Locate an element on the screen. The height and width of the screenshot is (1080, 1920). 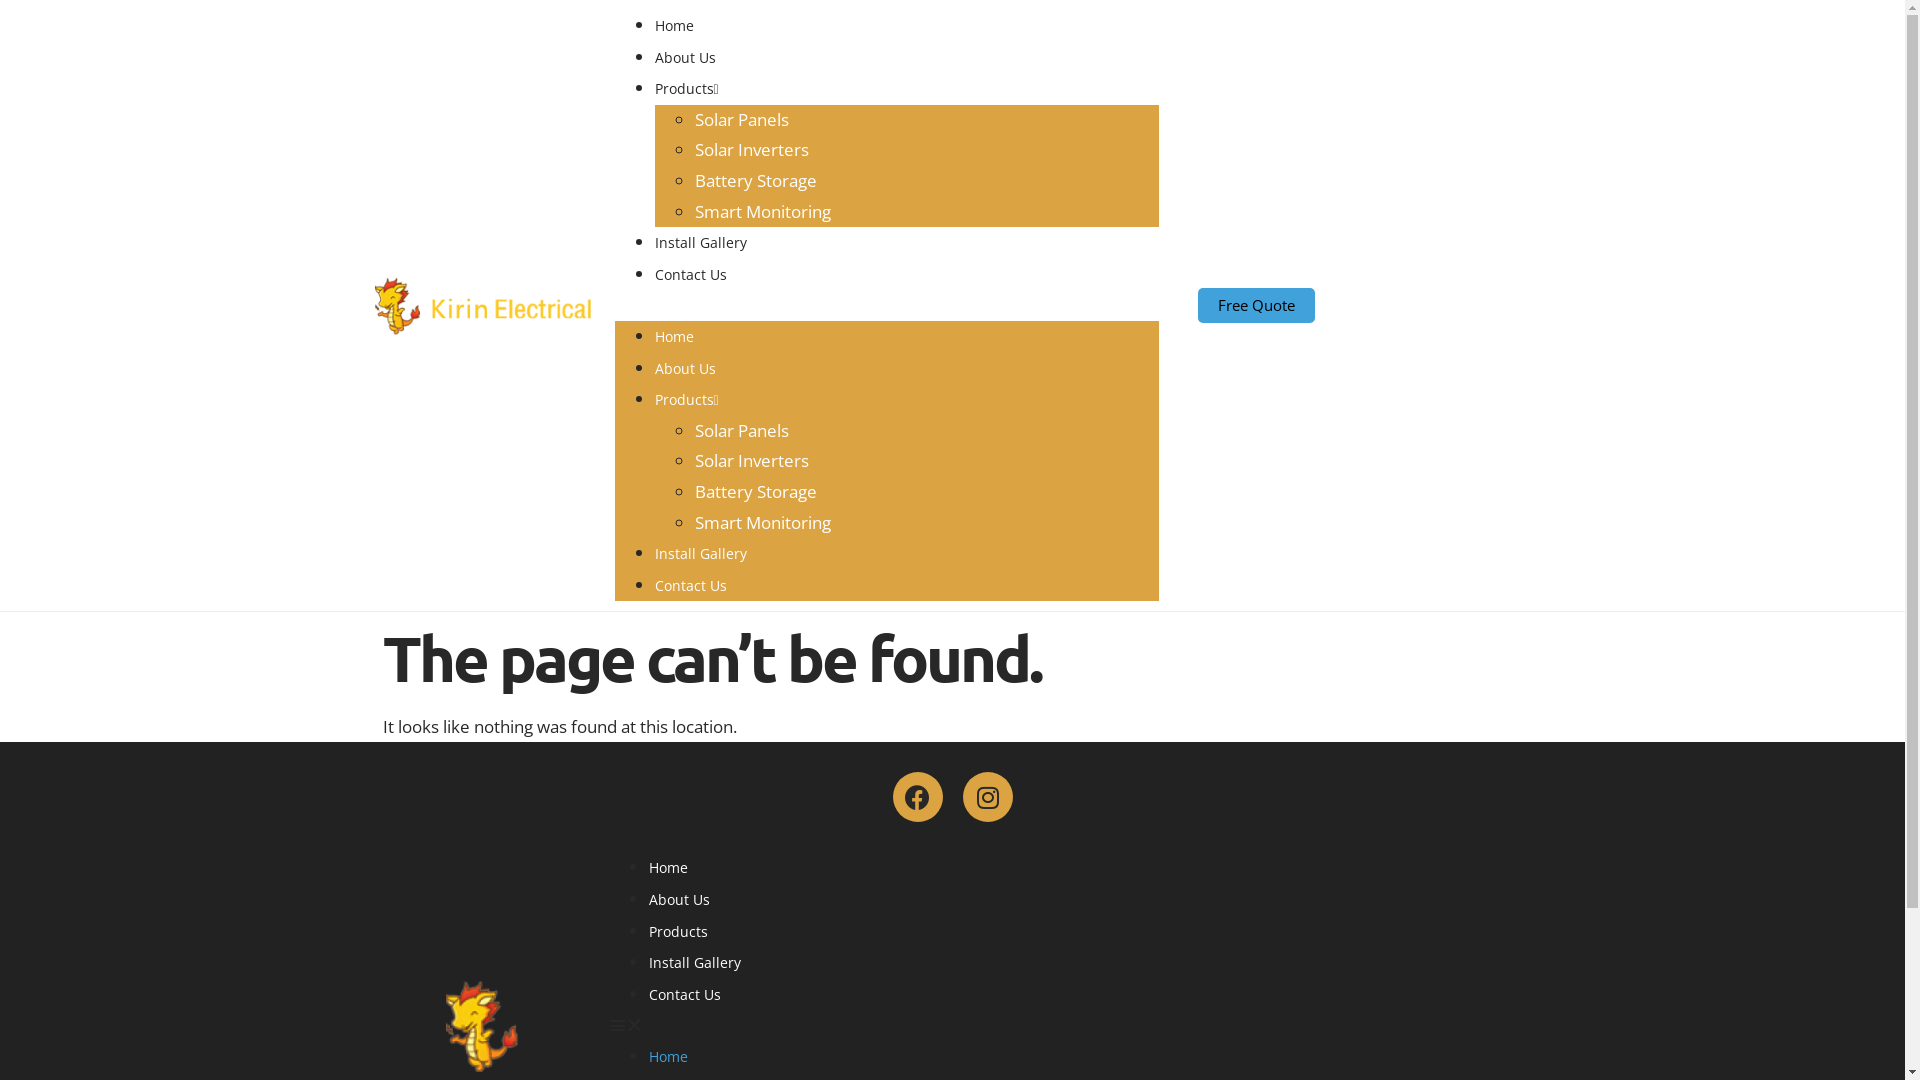
'Smart Monitoring' is located at coordinates (761, 211).